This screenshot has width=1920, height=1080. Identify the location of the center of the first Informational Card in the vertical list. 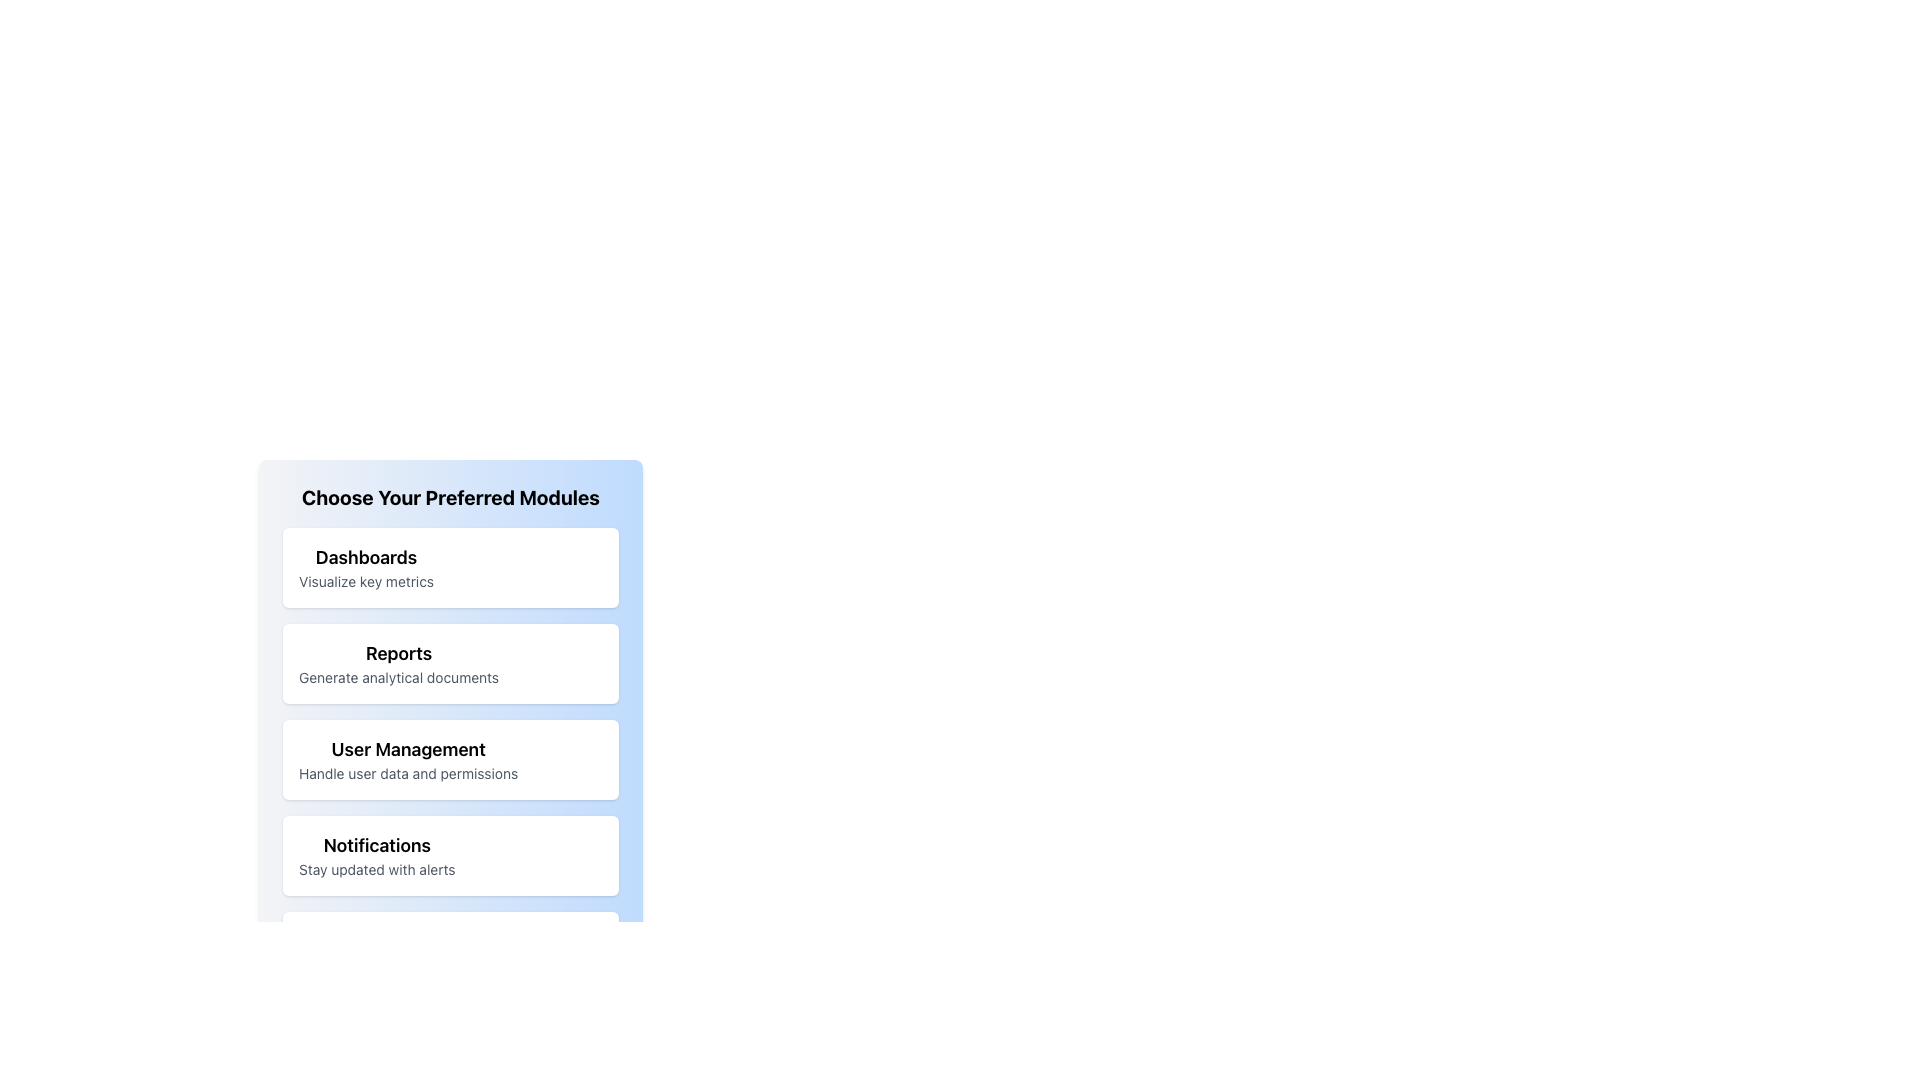
(450, 567).